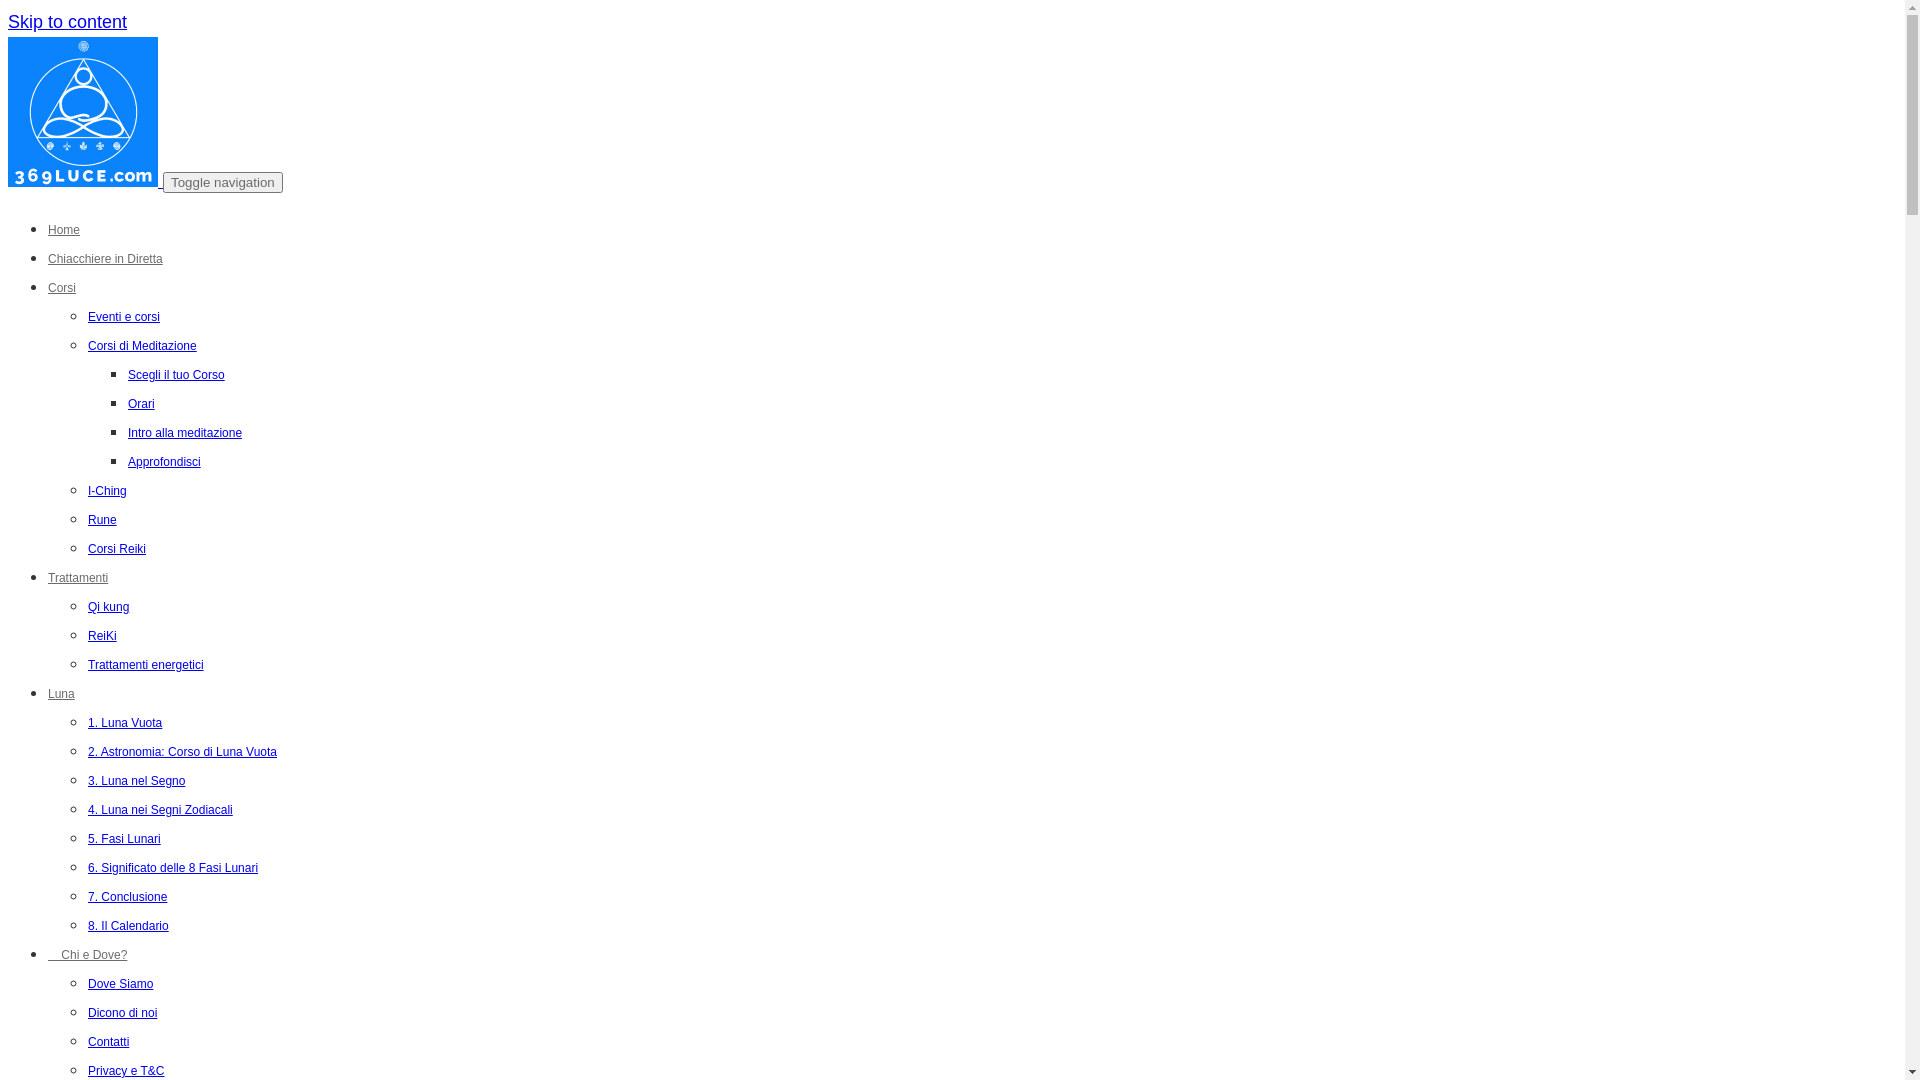 The image size is (1920, 1080). Describe the element at coordinates (81, 111) in the screenshot. I see `'3 6 9 Luce'` at that location.